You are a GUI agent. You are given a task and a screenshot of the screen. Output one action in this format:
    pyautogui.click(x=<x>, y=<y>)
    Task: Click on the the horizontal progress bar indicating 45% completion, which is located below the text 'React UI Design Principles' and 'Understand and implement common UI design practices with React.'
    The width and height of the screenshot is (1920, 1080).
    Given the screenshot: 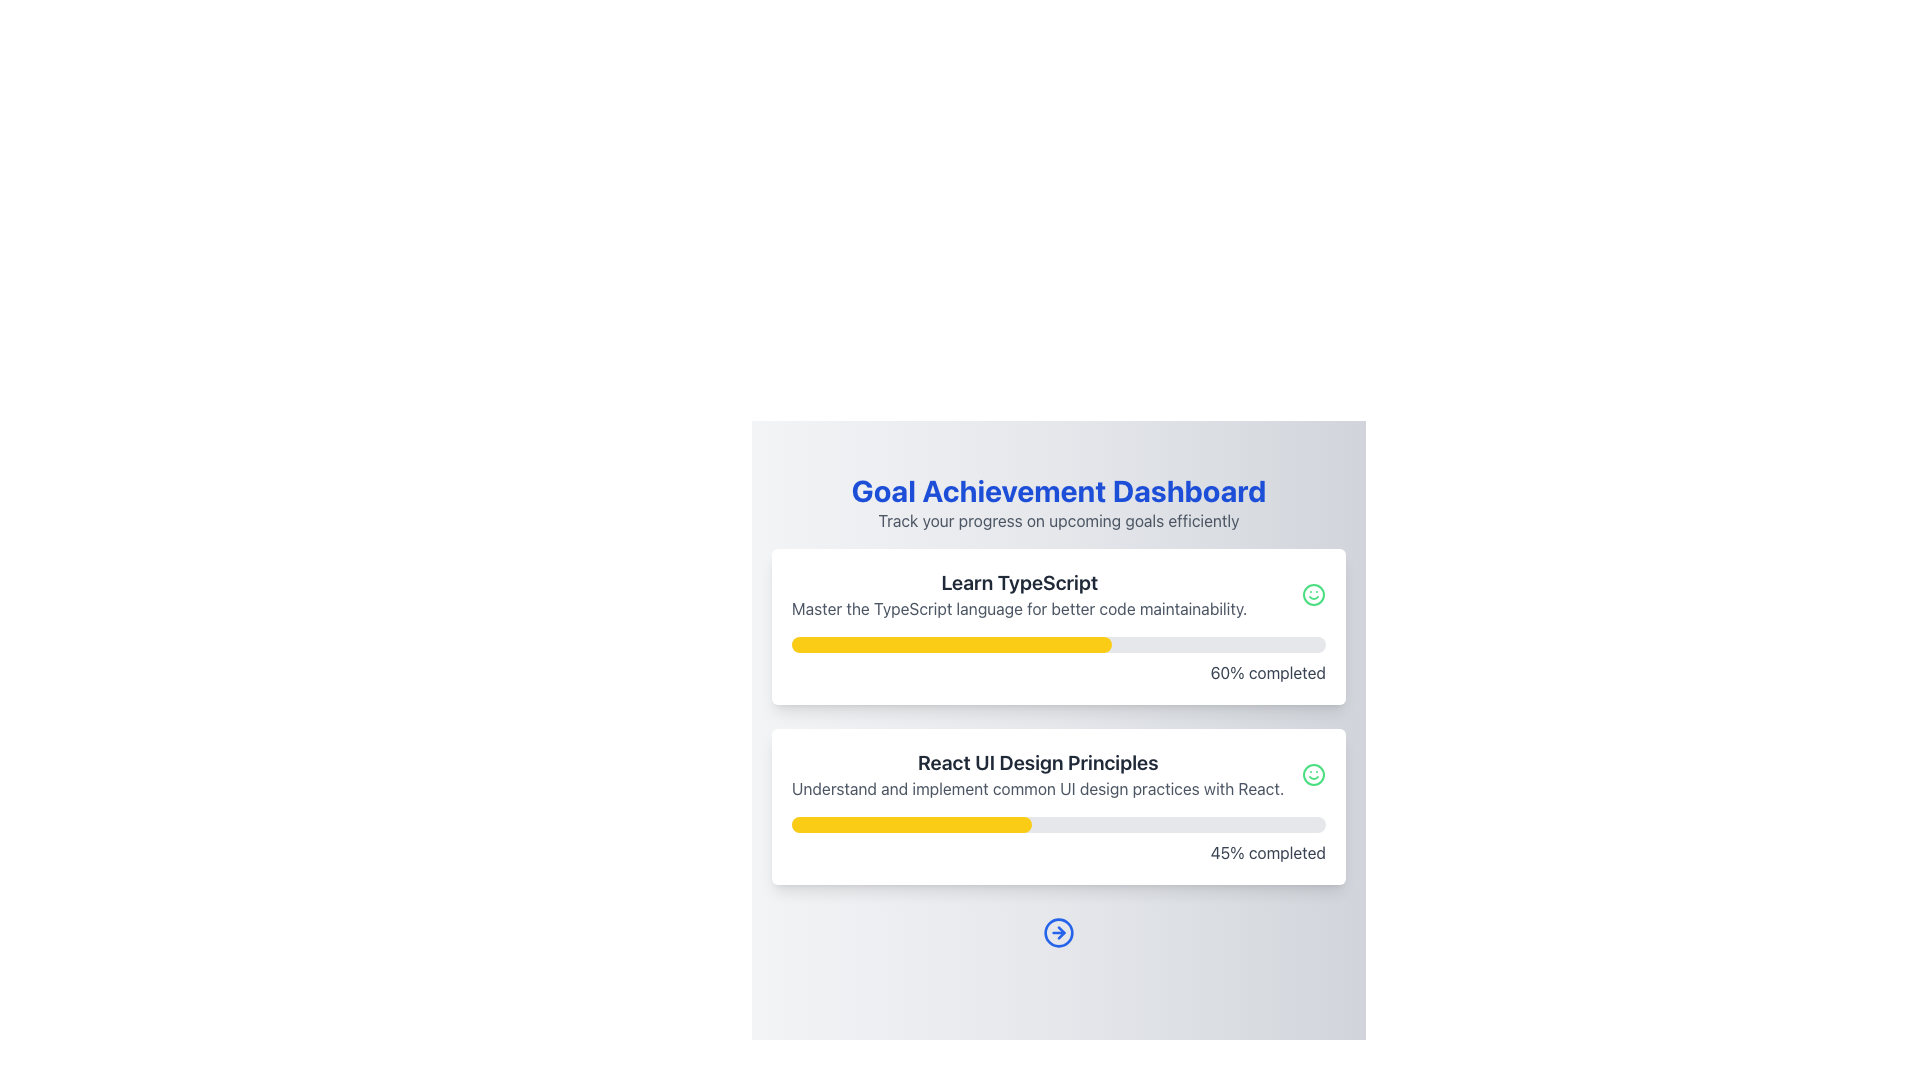 What is the action you would take?
    pyautogui.click(x=1058, y=825)
    